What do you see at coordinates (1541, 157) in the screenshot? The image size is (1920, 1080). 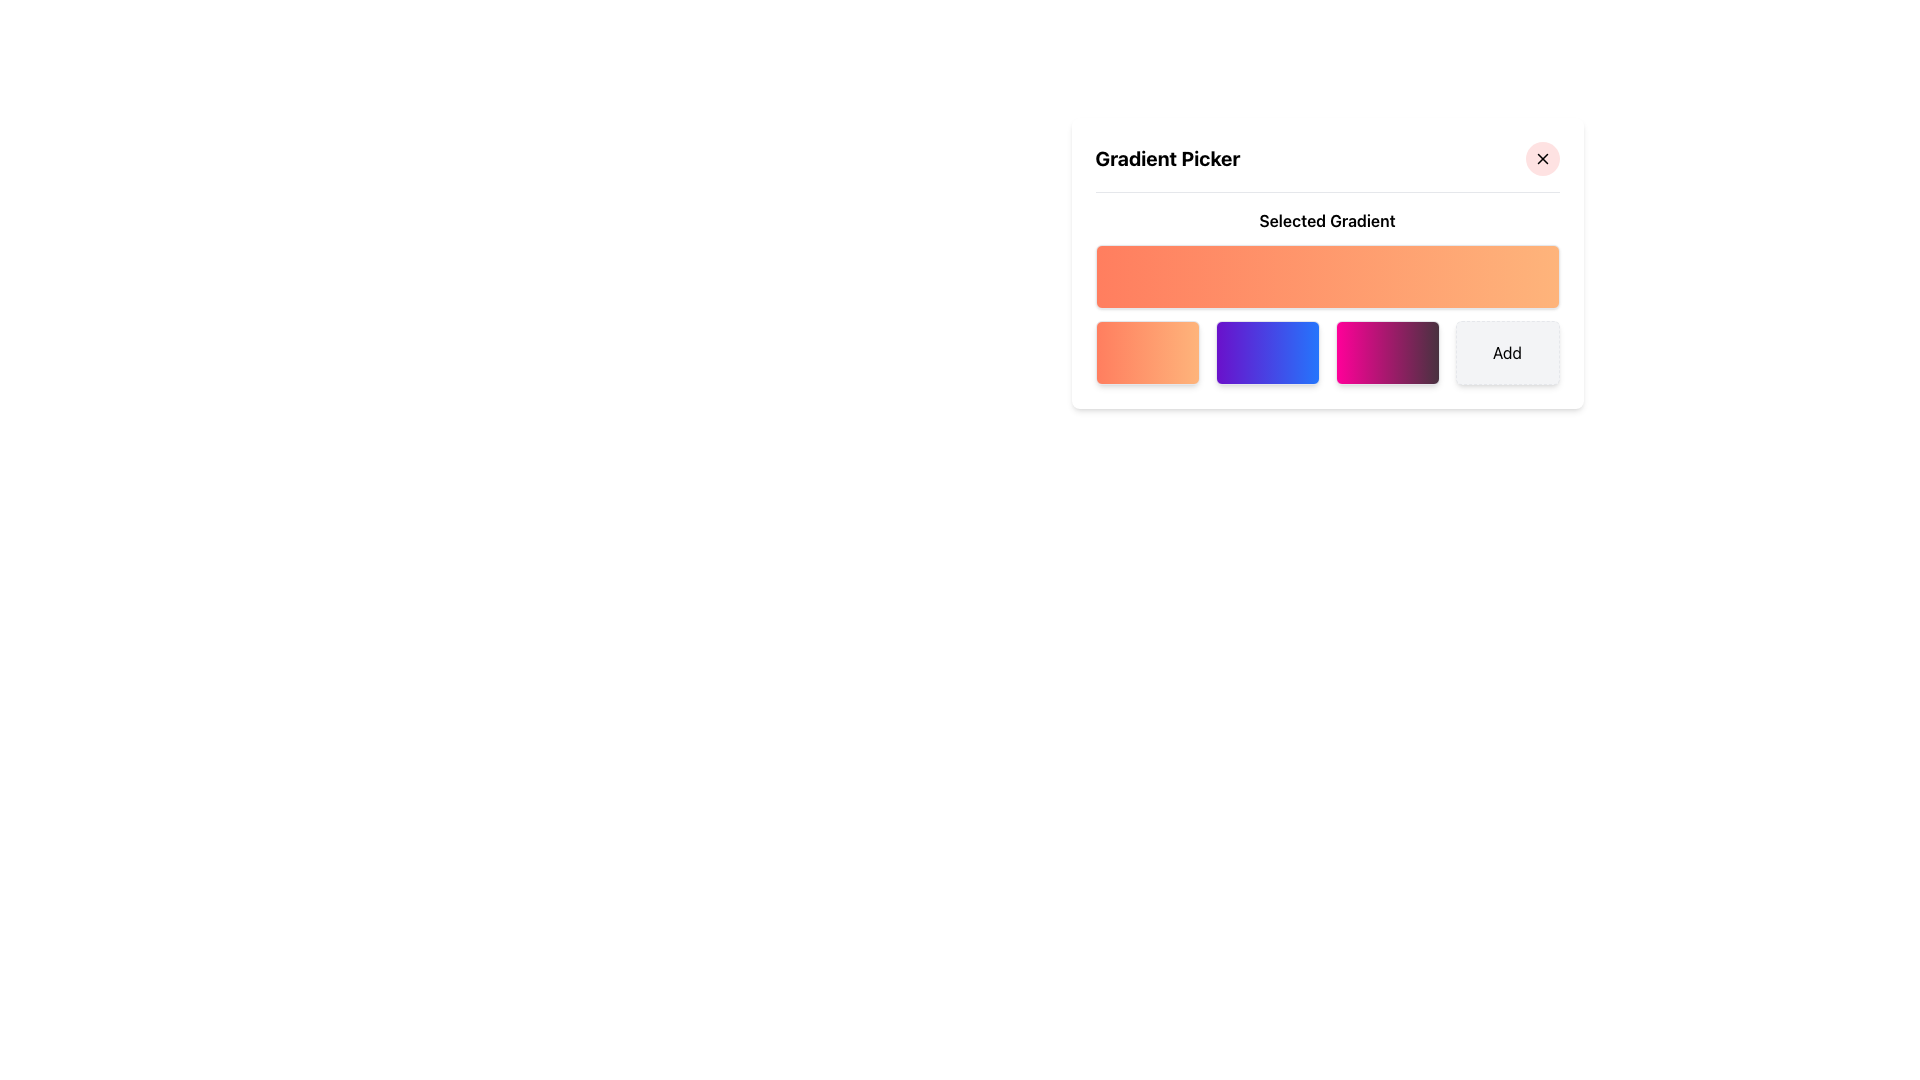 I see `the circular red button with an 'X' icon in the top-right corner of the 'Gradient Picker' to observe the visual change when hovered` at bounding box center [1541, 157].